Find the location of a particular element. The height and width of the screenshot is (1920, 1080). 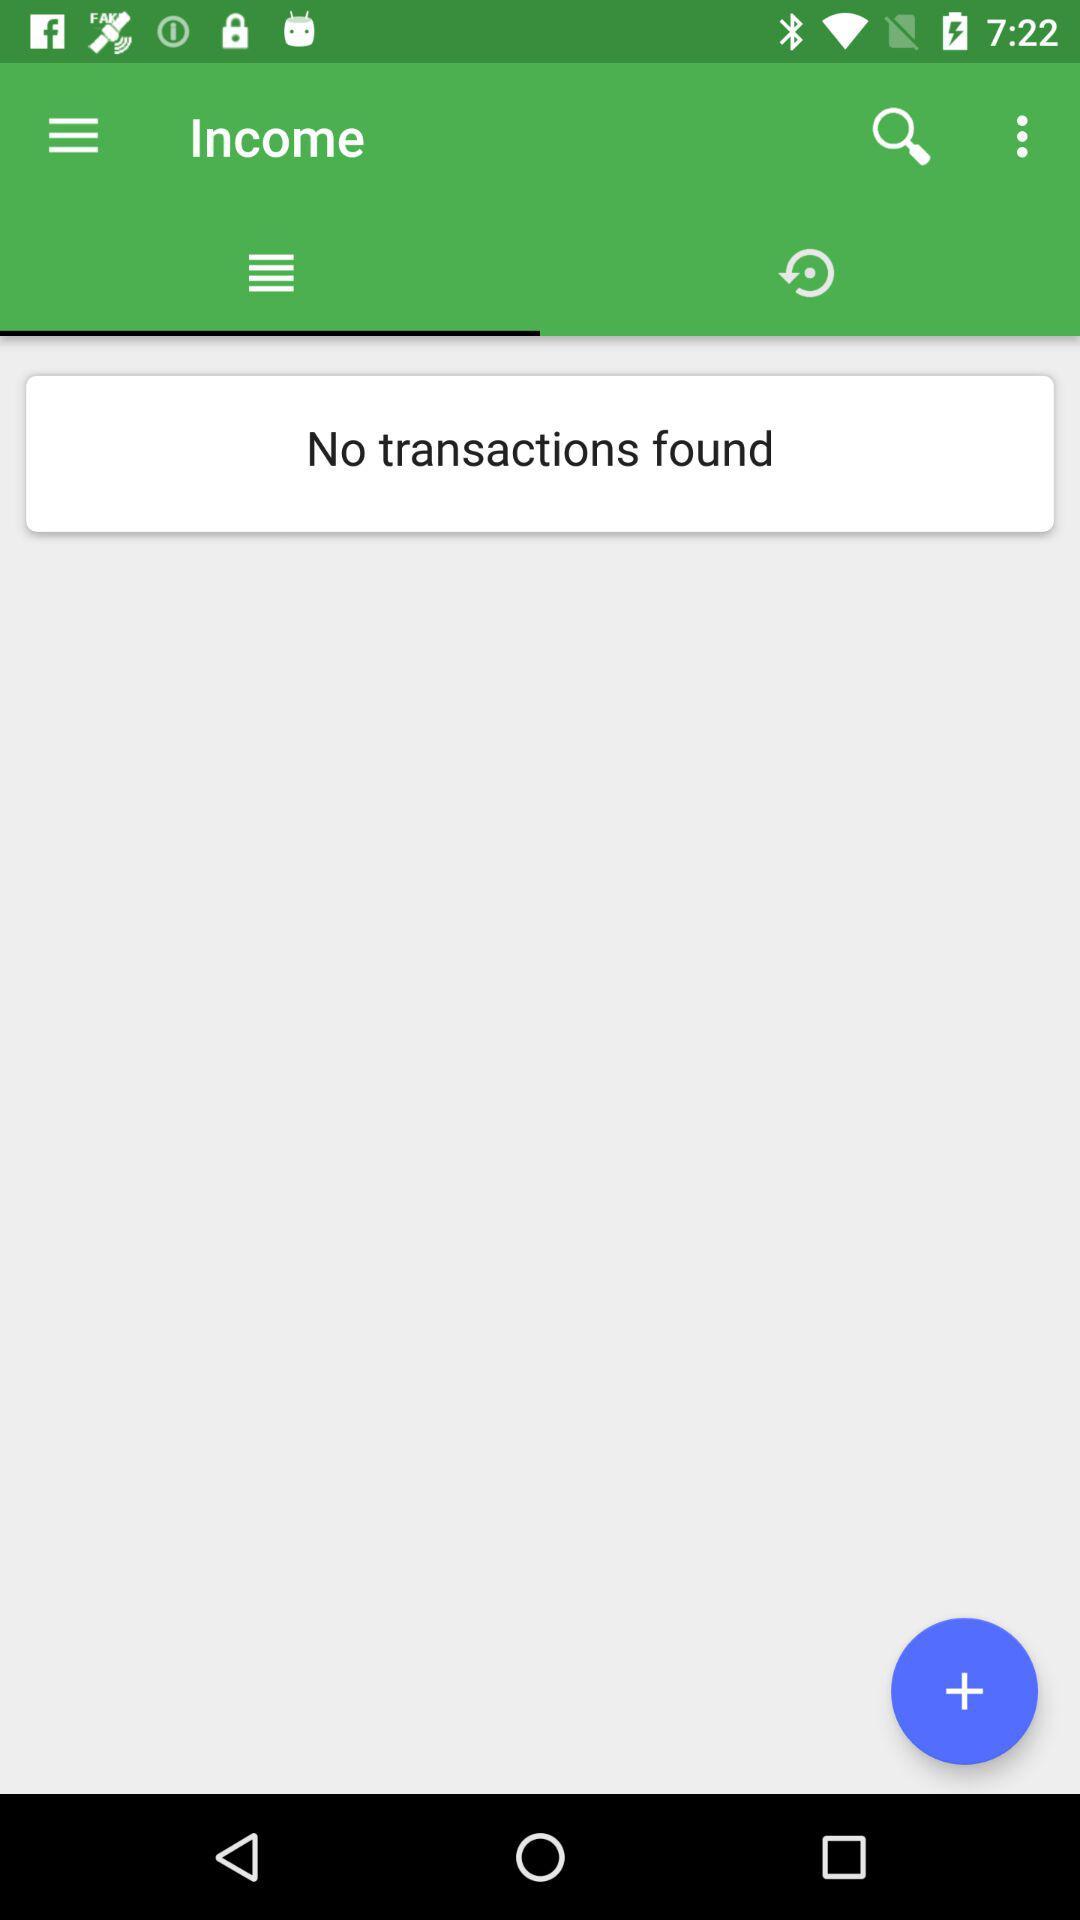

a transaction option is located at coordinates (963, 1690).